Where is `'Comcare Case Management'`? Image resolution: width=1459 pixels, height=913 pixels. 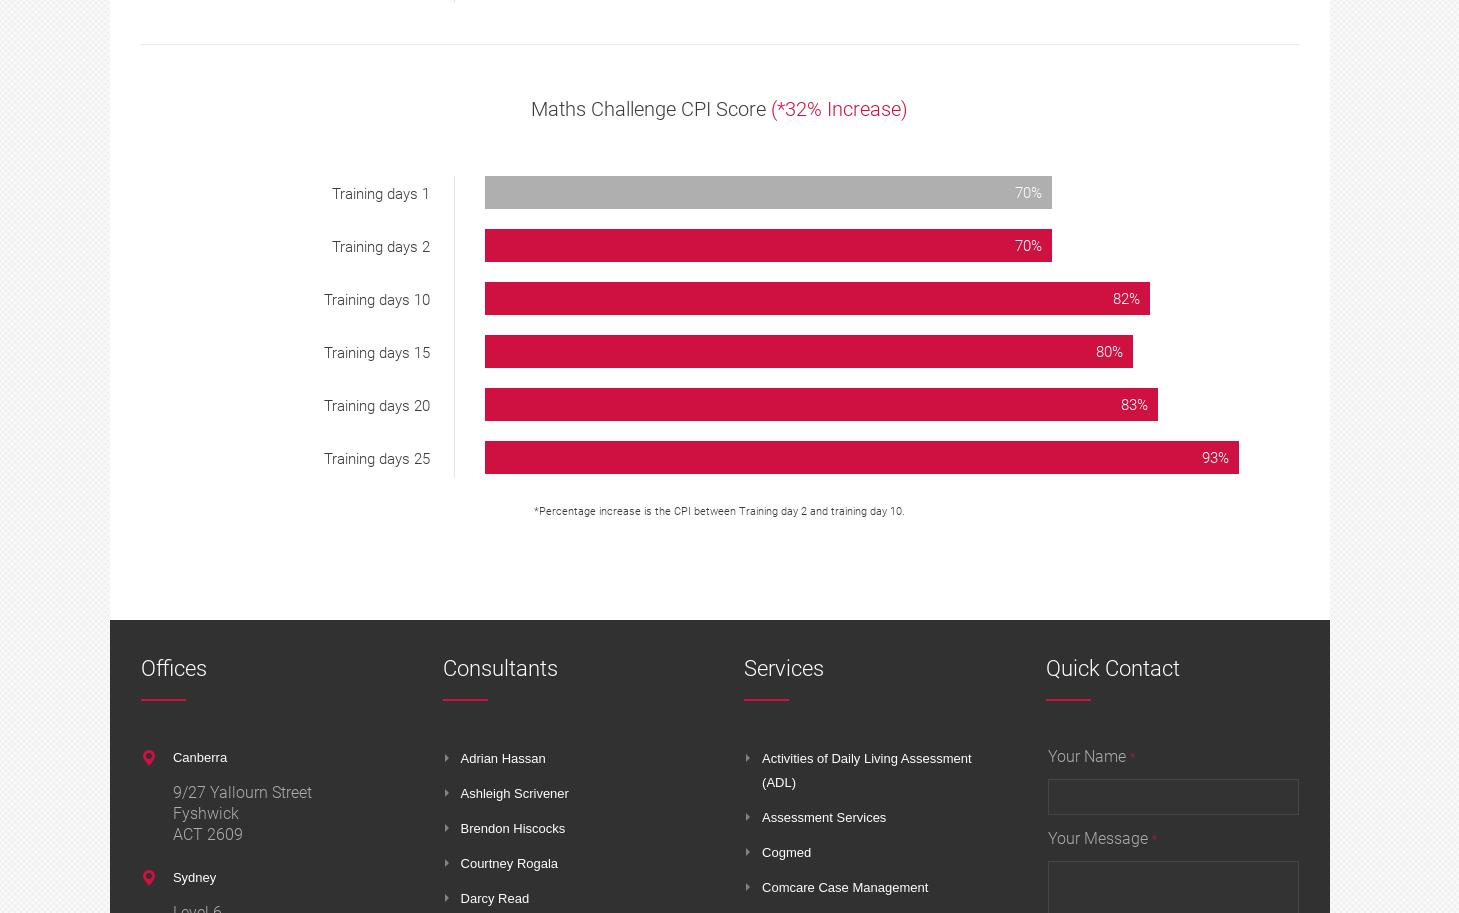
'Comcare Case Management' is located at coordinates (845, 886).